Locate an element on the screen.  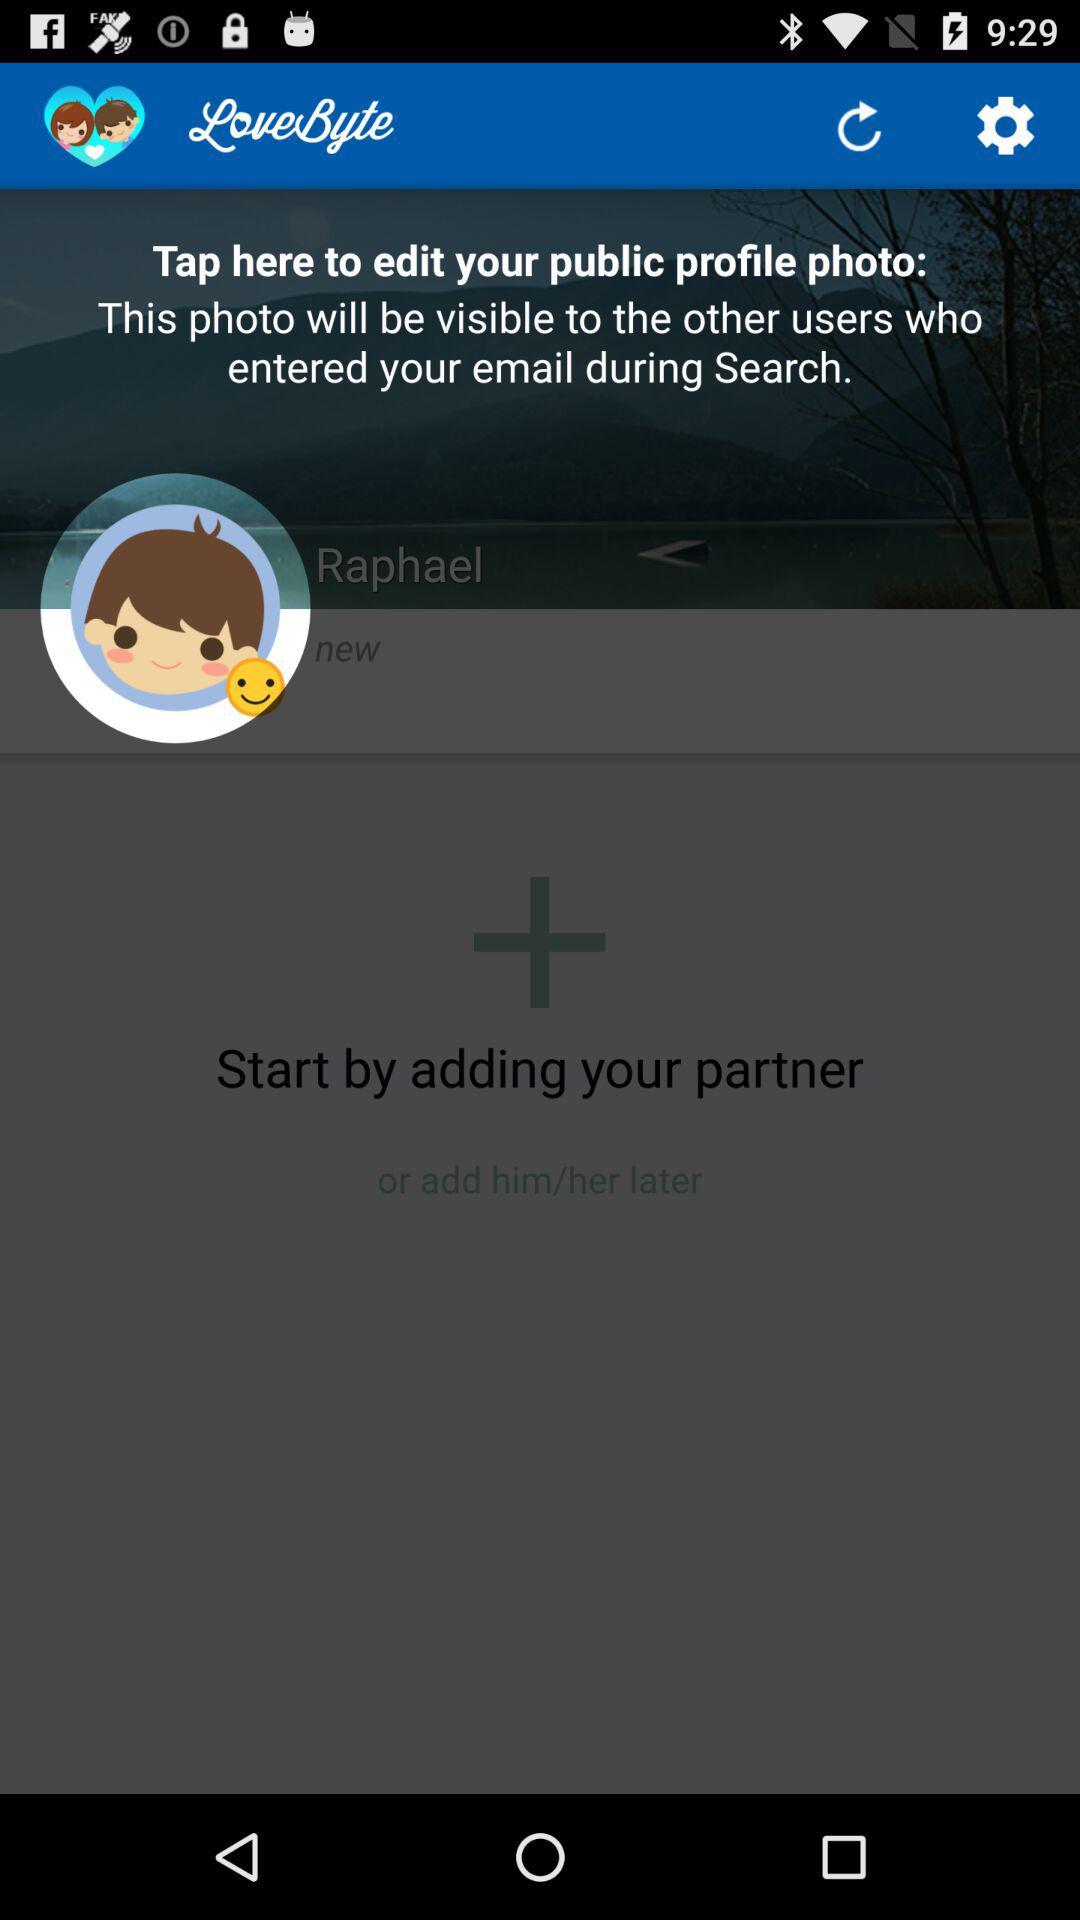
edit profile photo is located at coordinates (174, 607).